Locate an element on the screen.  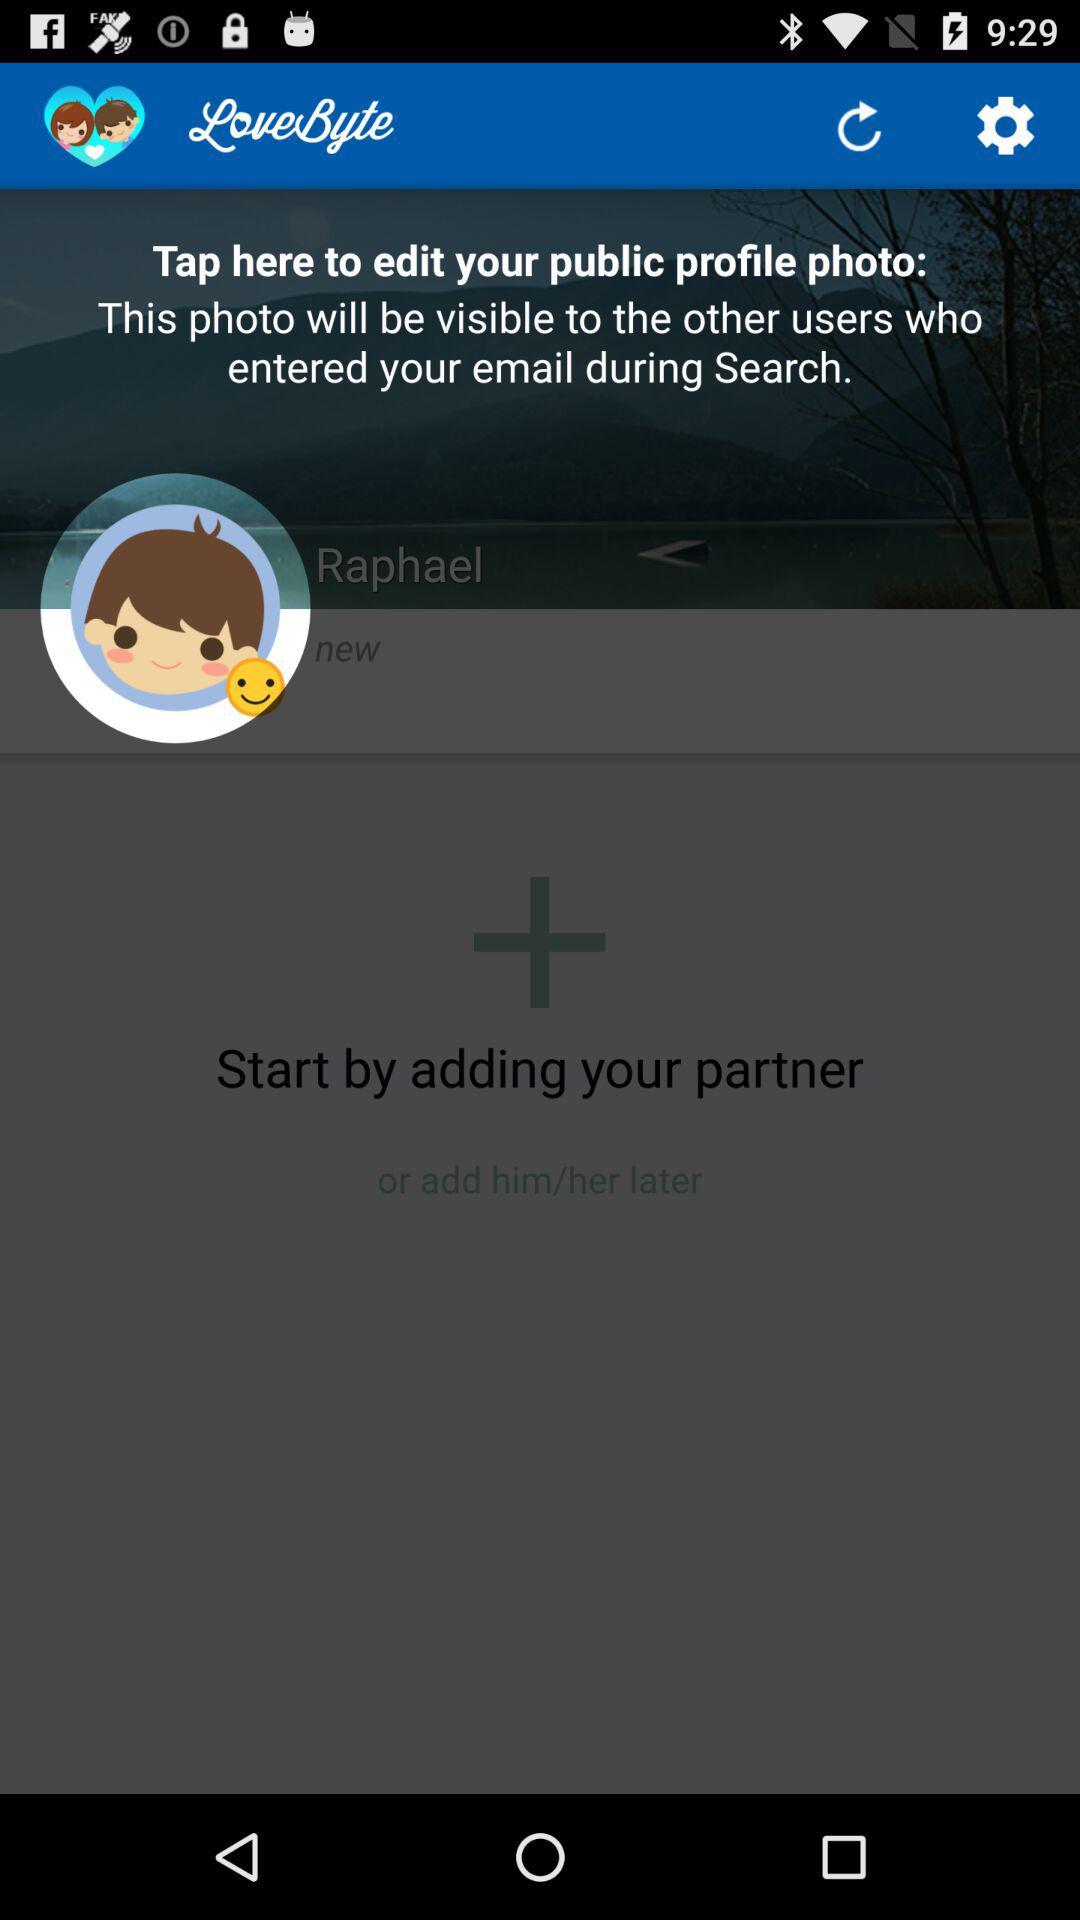
edit profile photo is located at coordinates (174, 607).